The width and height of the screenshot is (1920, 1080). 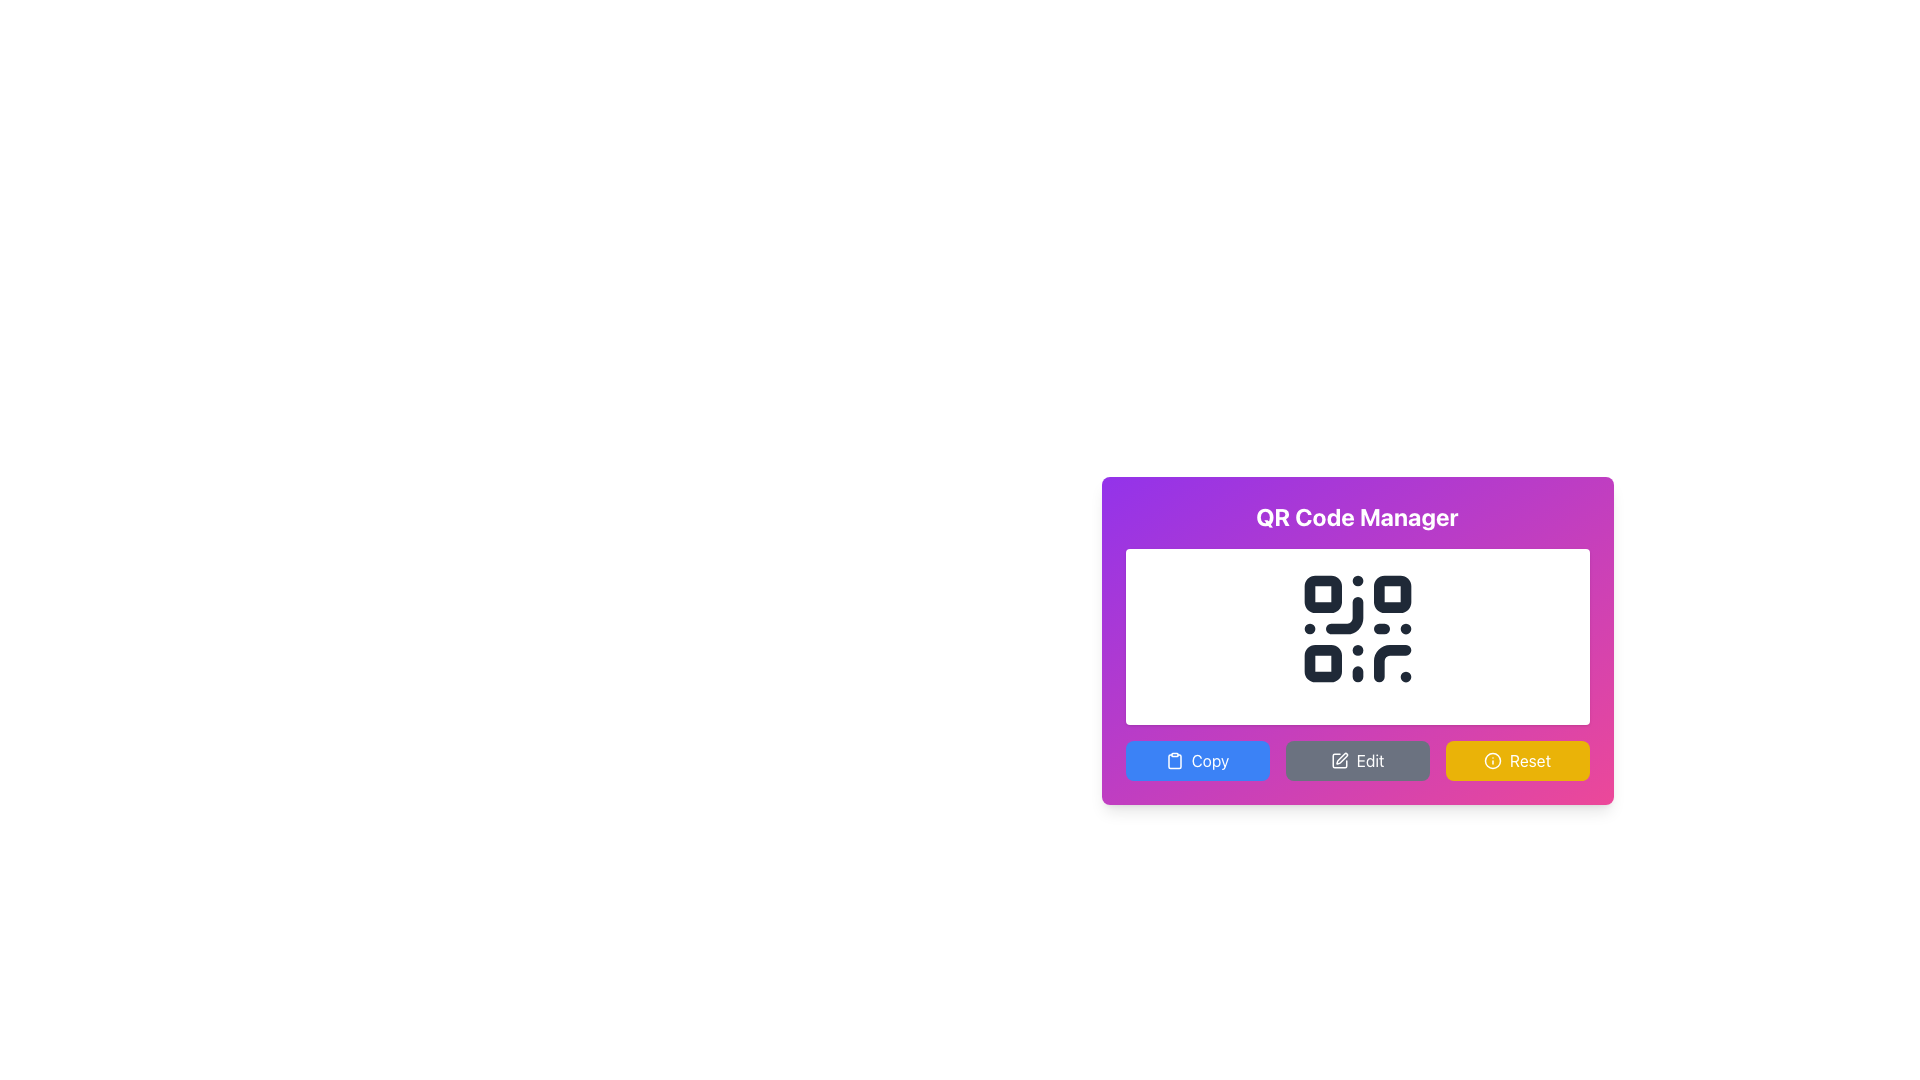 I want to click on the 'Copy' button located at the bottom left of the QR Code Manager interface to trigger additional effects or styling feedback, so click(x=1197, y=760).